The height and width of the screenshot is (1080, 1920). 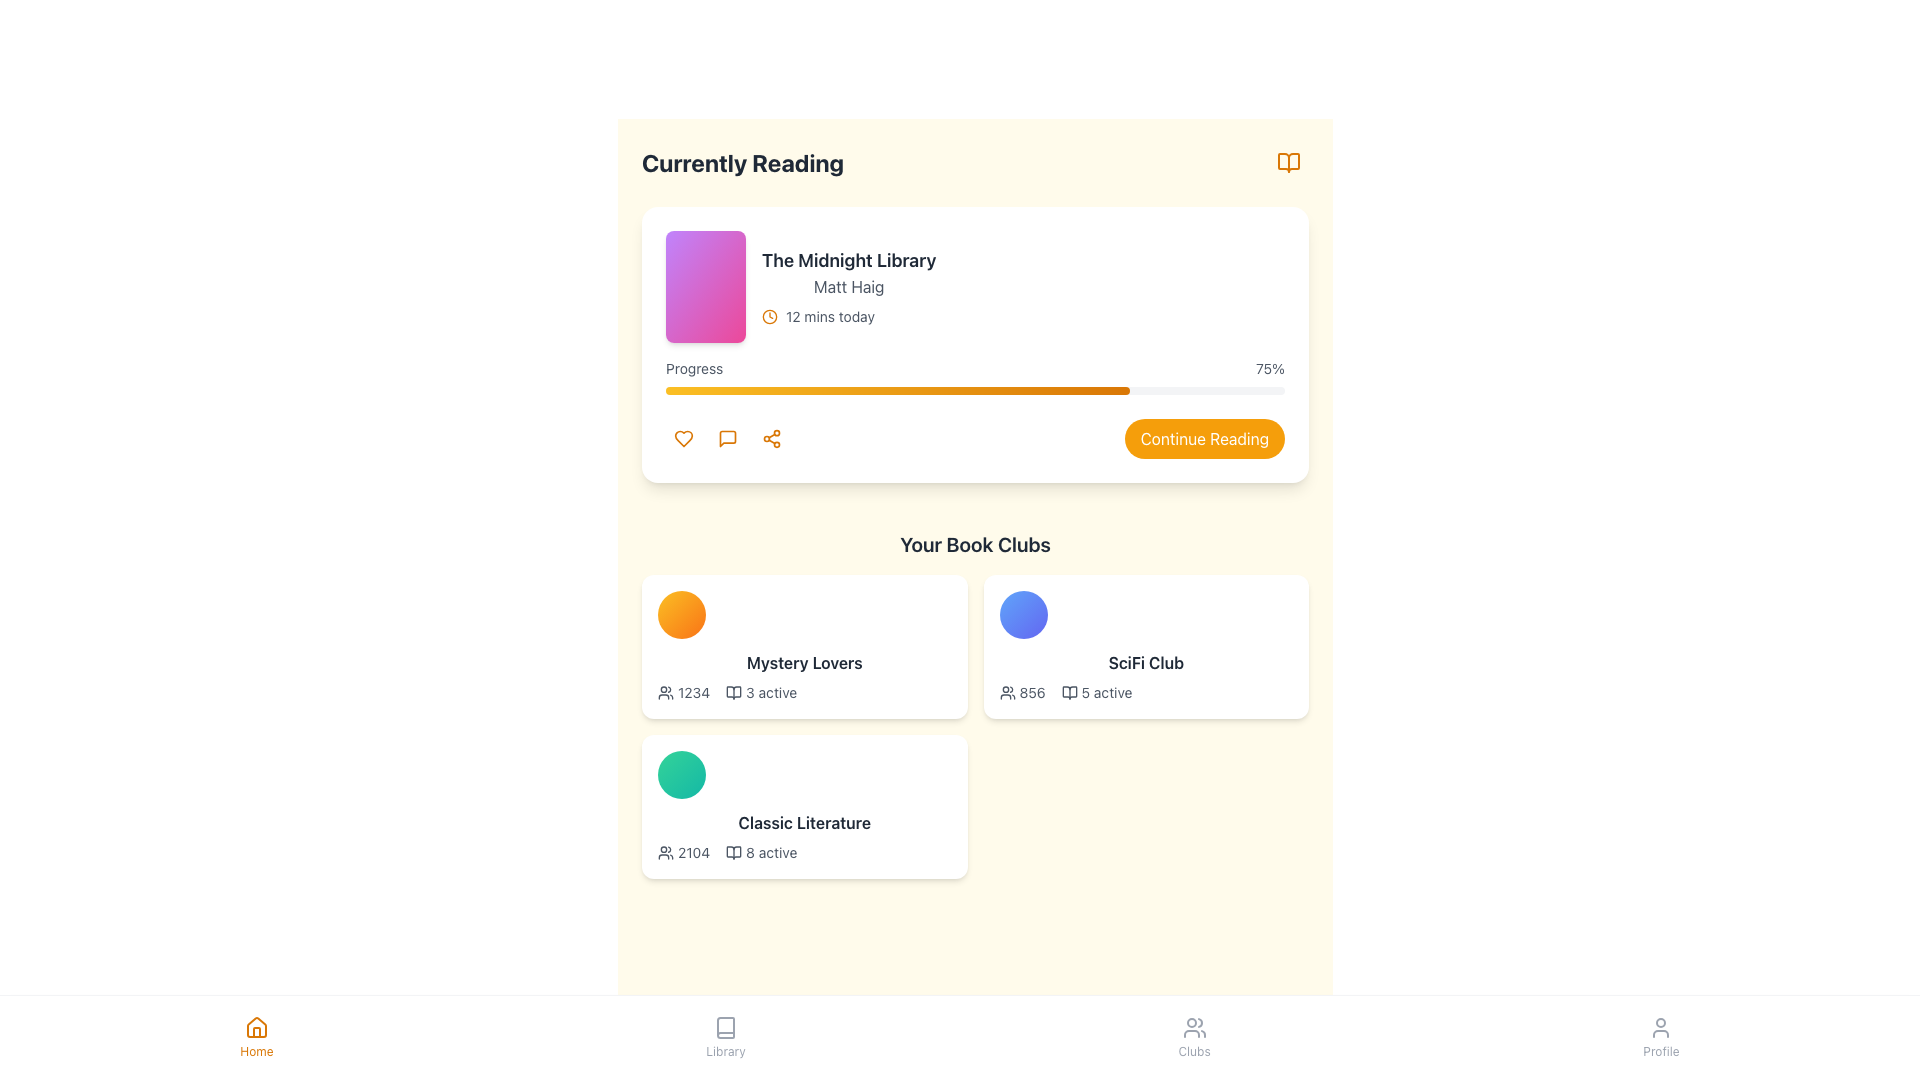 What do you see at coordinates (760, 852) in the screenshot?
I see `the text block that reads '8 active' with an accompanying open book icon, located in the bottom-right card of the 'Your Book Clubs' section, specifically within the 'Classic Literature' card` at bounding box center [760, 852].